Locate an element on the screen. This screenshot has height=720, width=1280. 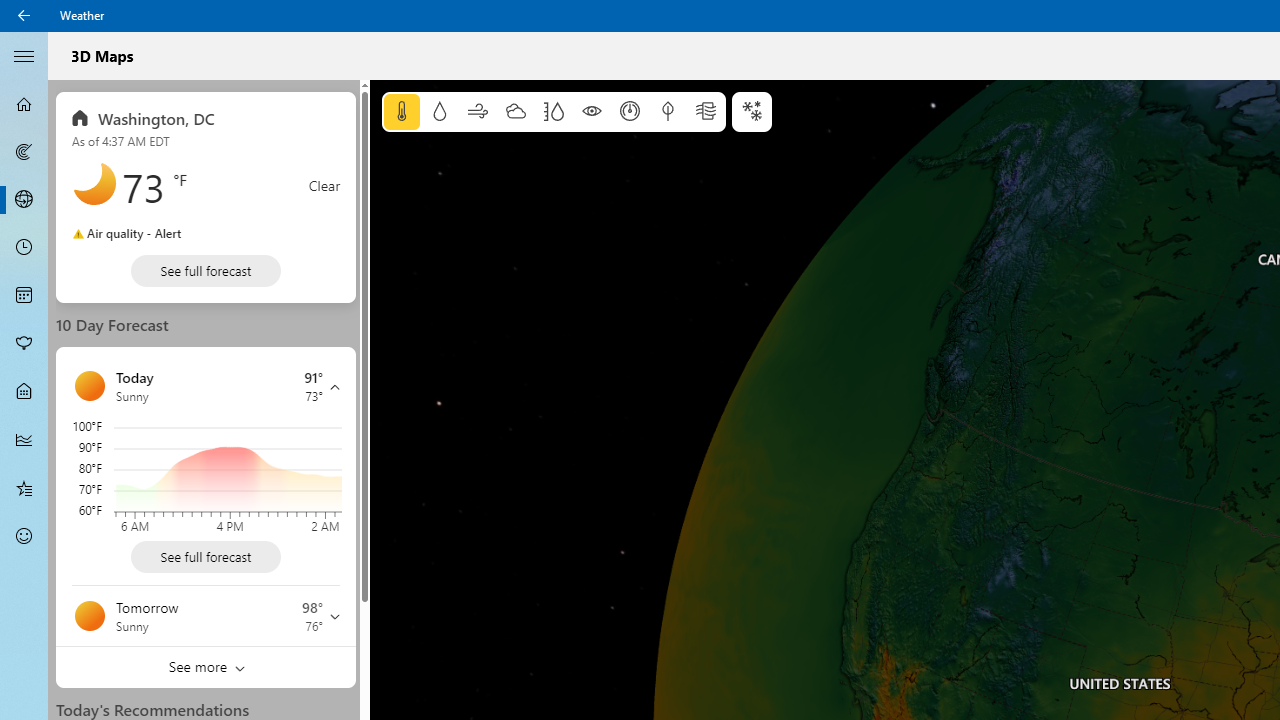
'Send Feedback - Not Selected' is located at coordinates (24, 535).